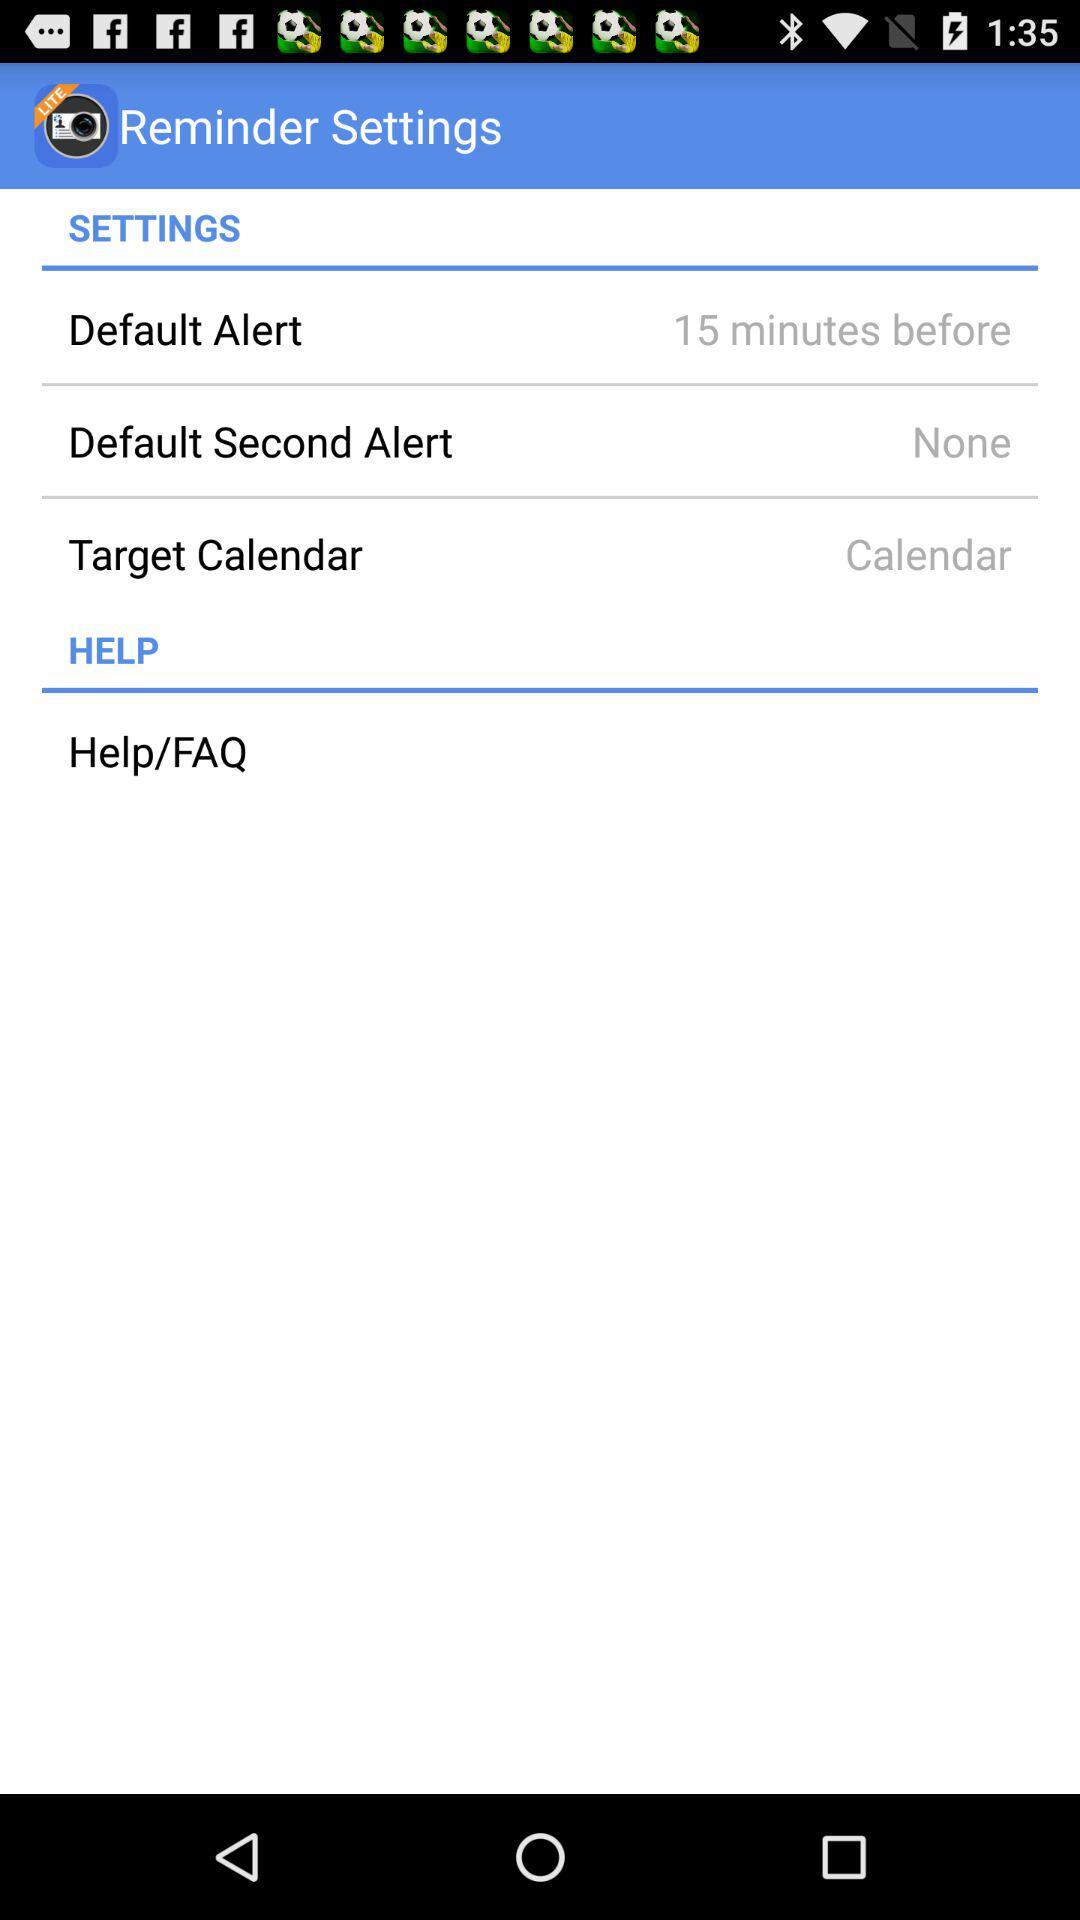  Describe the element at coordinates (342, 553) in the screenshot. I see `app next to calendar icon` at that location.